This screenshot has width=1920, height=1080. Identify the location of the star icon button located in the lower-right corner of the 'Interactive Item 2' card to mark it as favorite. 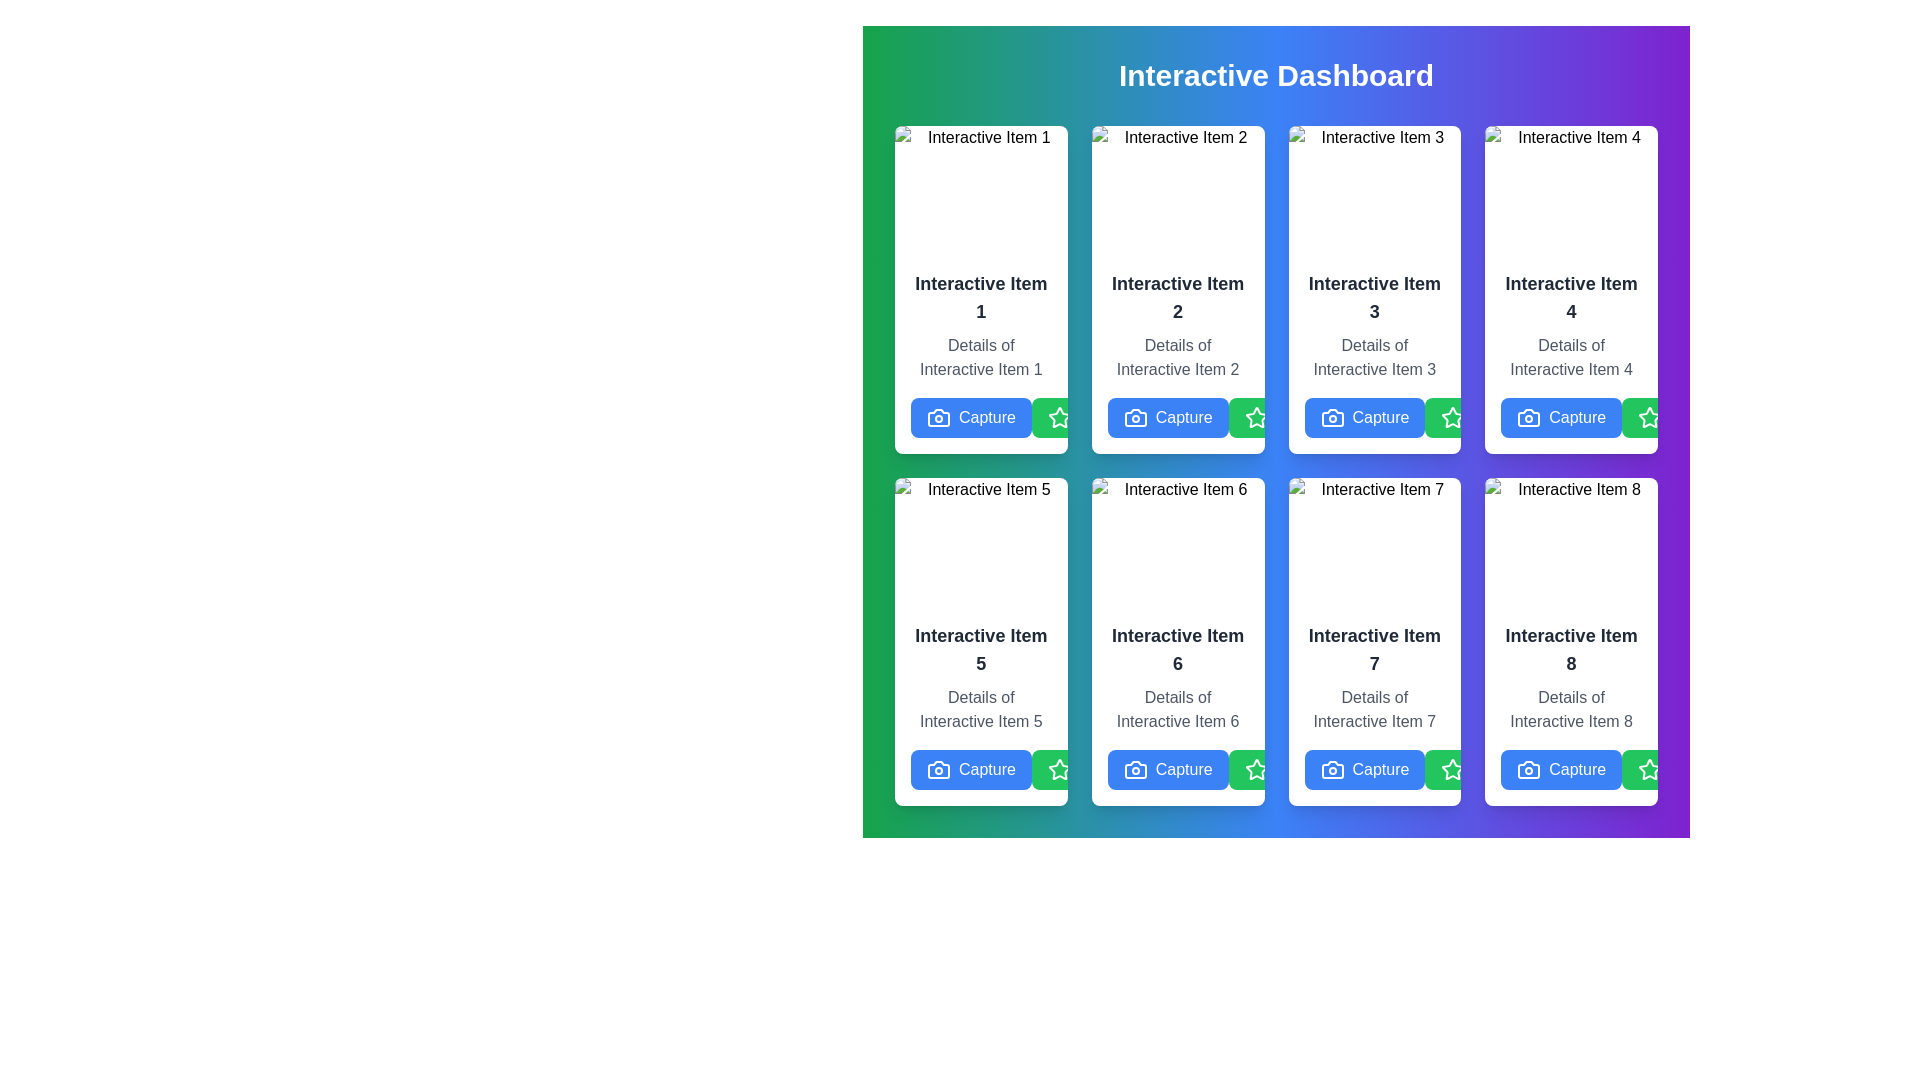
(1058, 416).